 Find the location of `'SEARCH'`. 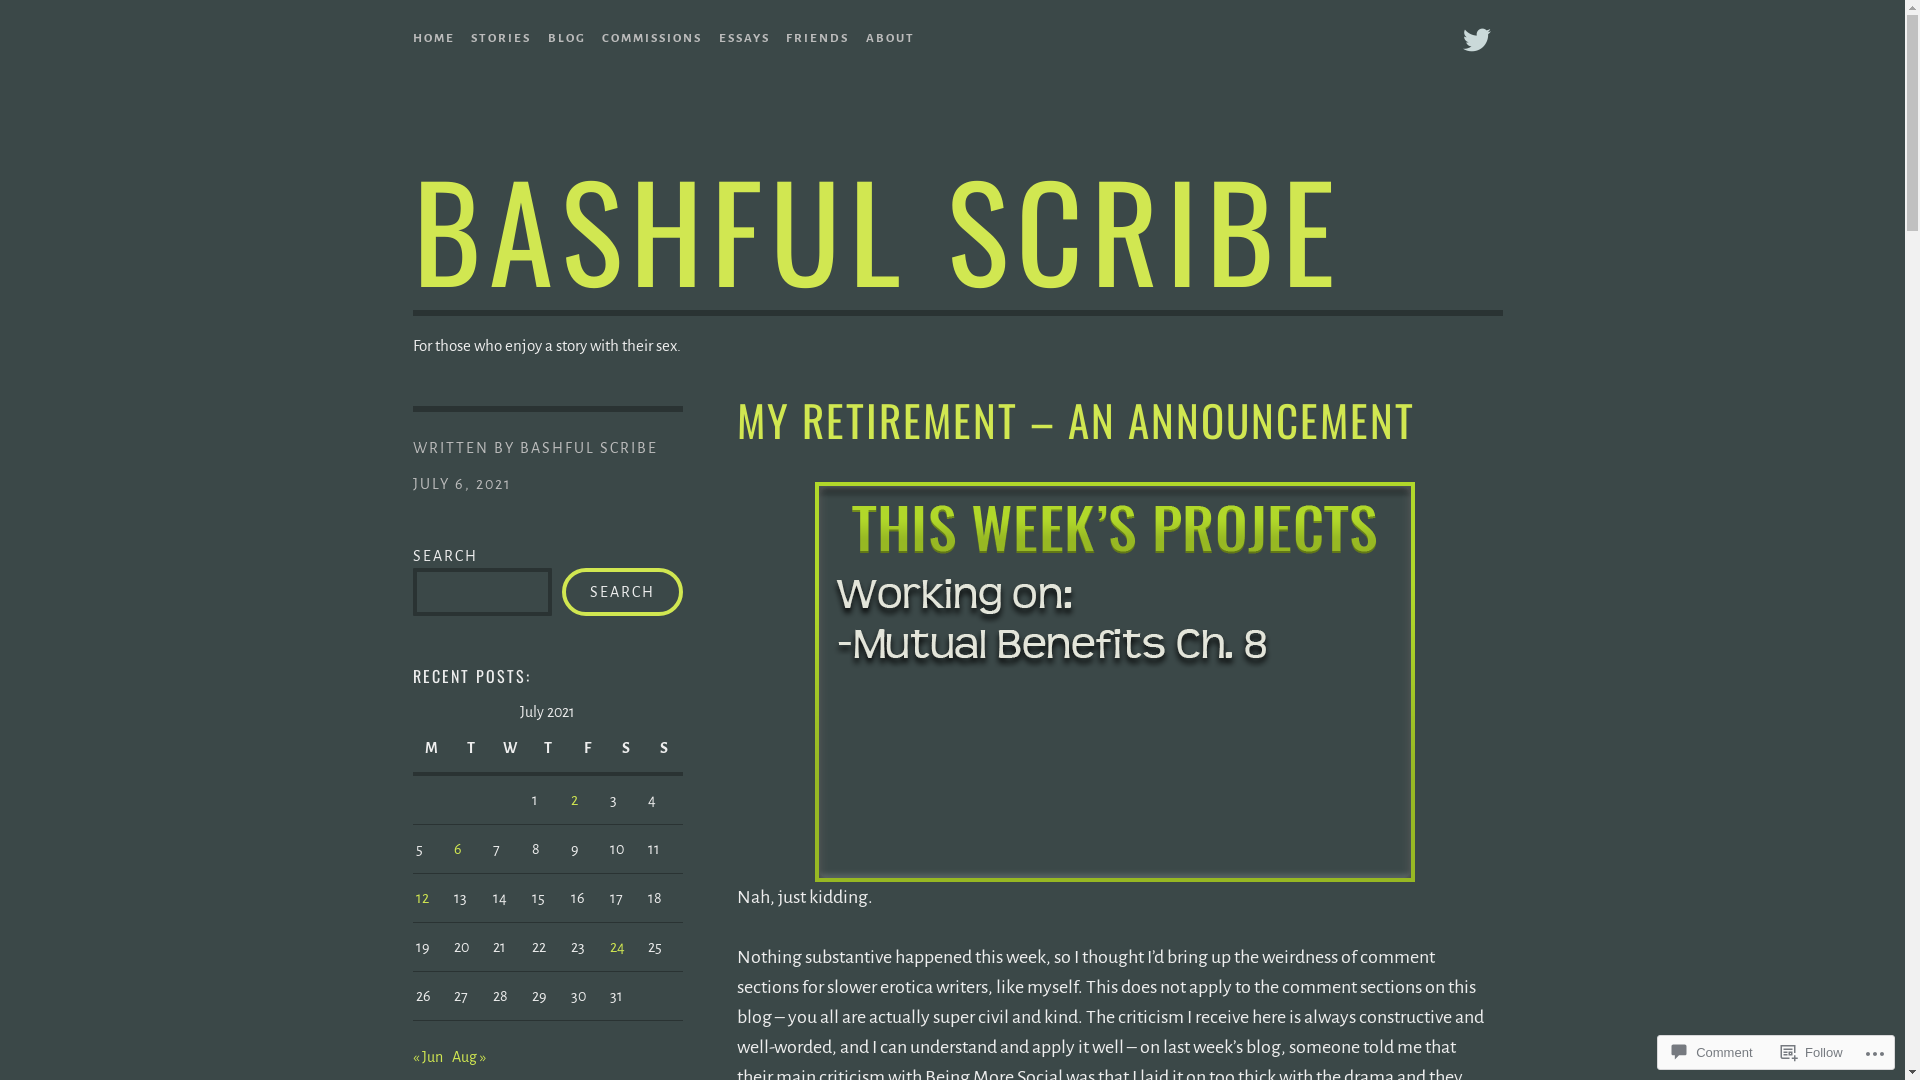

'SEARCH' is located at coordinates (621, 590).